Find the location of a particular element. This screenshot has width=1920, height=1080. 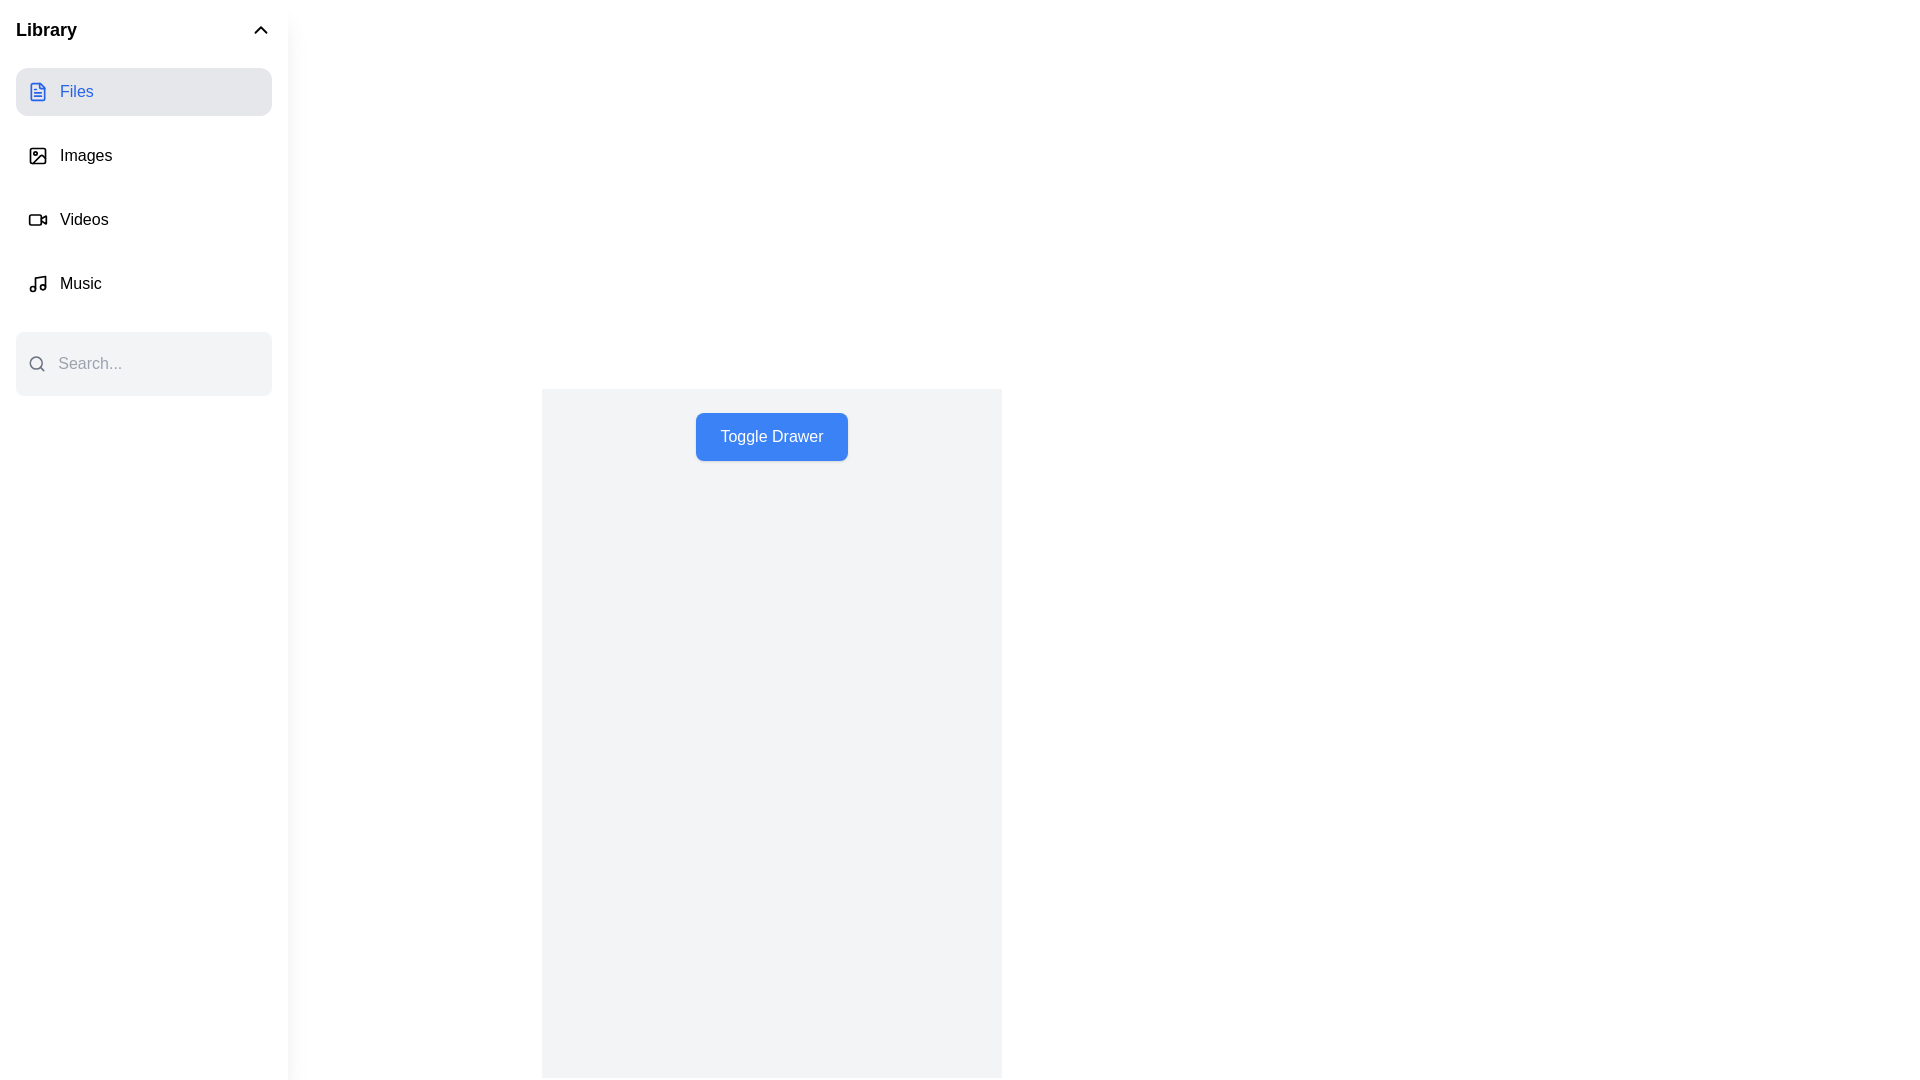

the search icon located in the left sidebar menu, which serves as a visual cue for the search functionality is located at coordinates (37, 363).